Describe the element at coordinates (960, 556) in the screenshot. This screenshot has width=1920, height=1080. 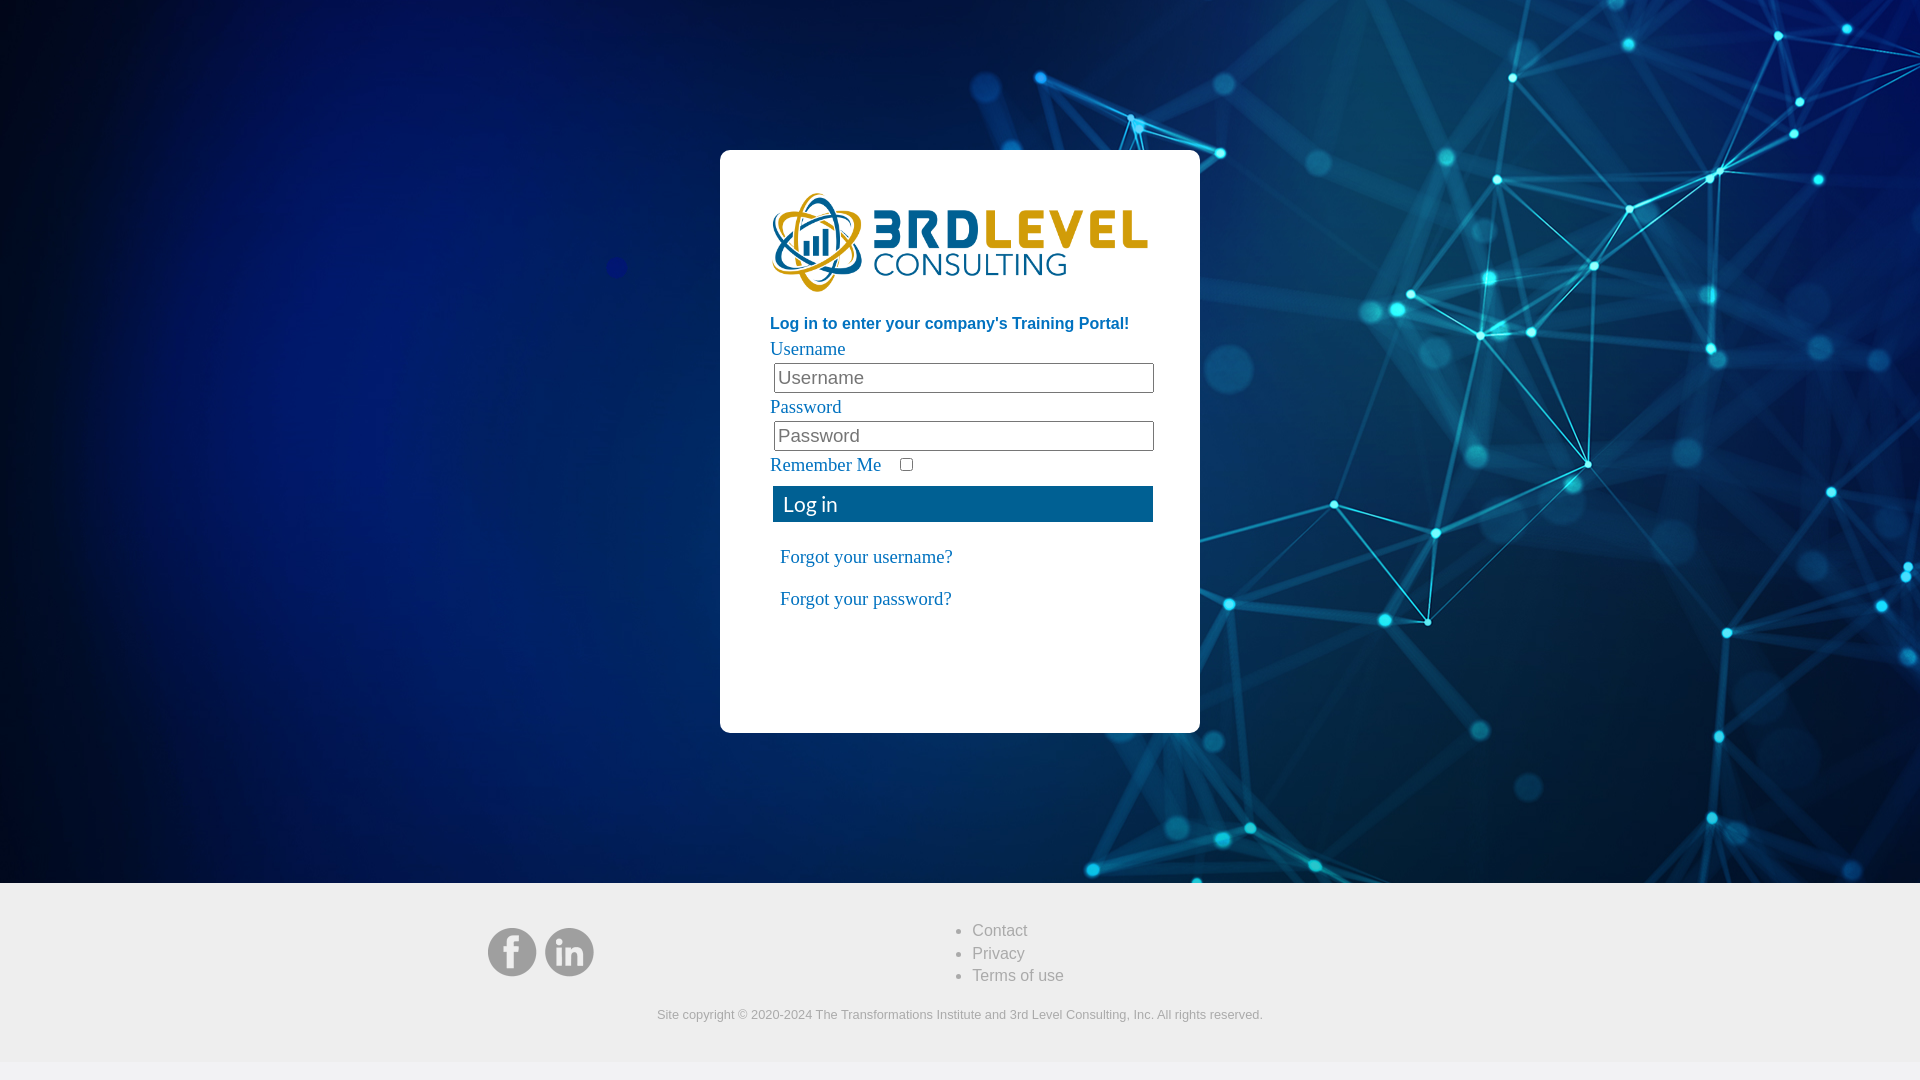
I see `'Forgot your username?'` at that location.